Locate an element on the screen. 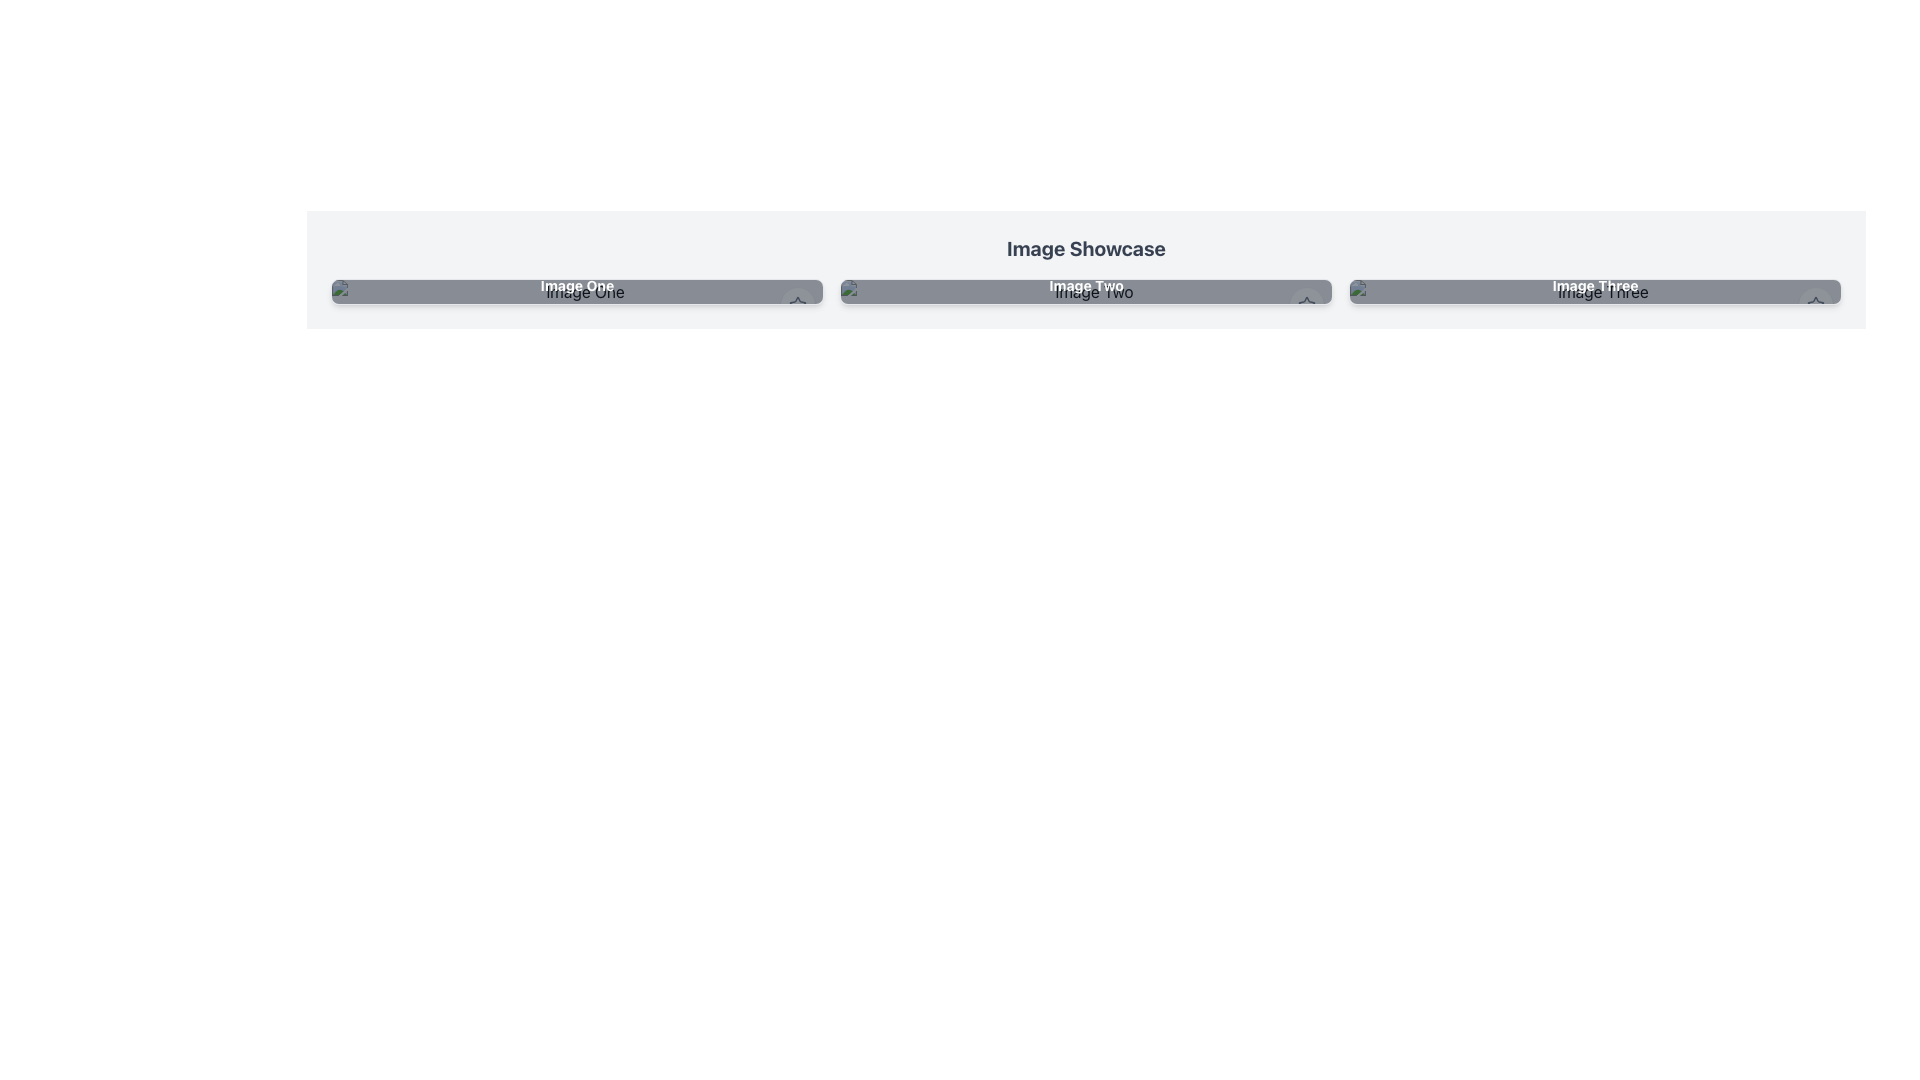  the star-shaped icon with a light gray color and thin hollow stroke located at the far right side of the third horizontal bar labeled 'Image Three' to potentially see additional information or a tooltip is located at coordinates (1815, 304).